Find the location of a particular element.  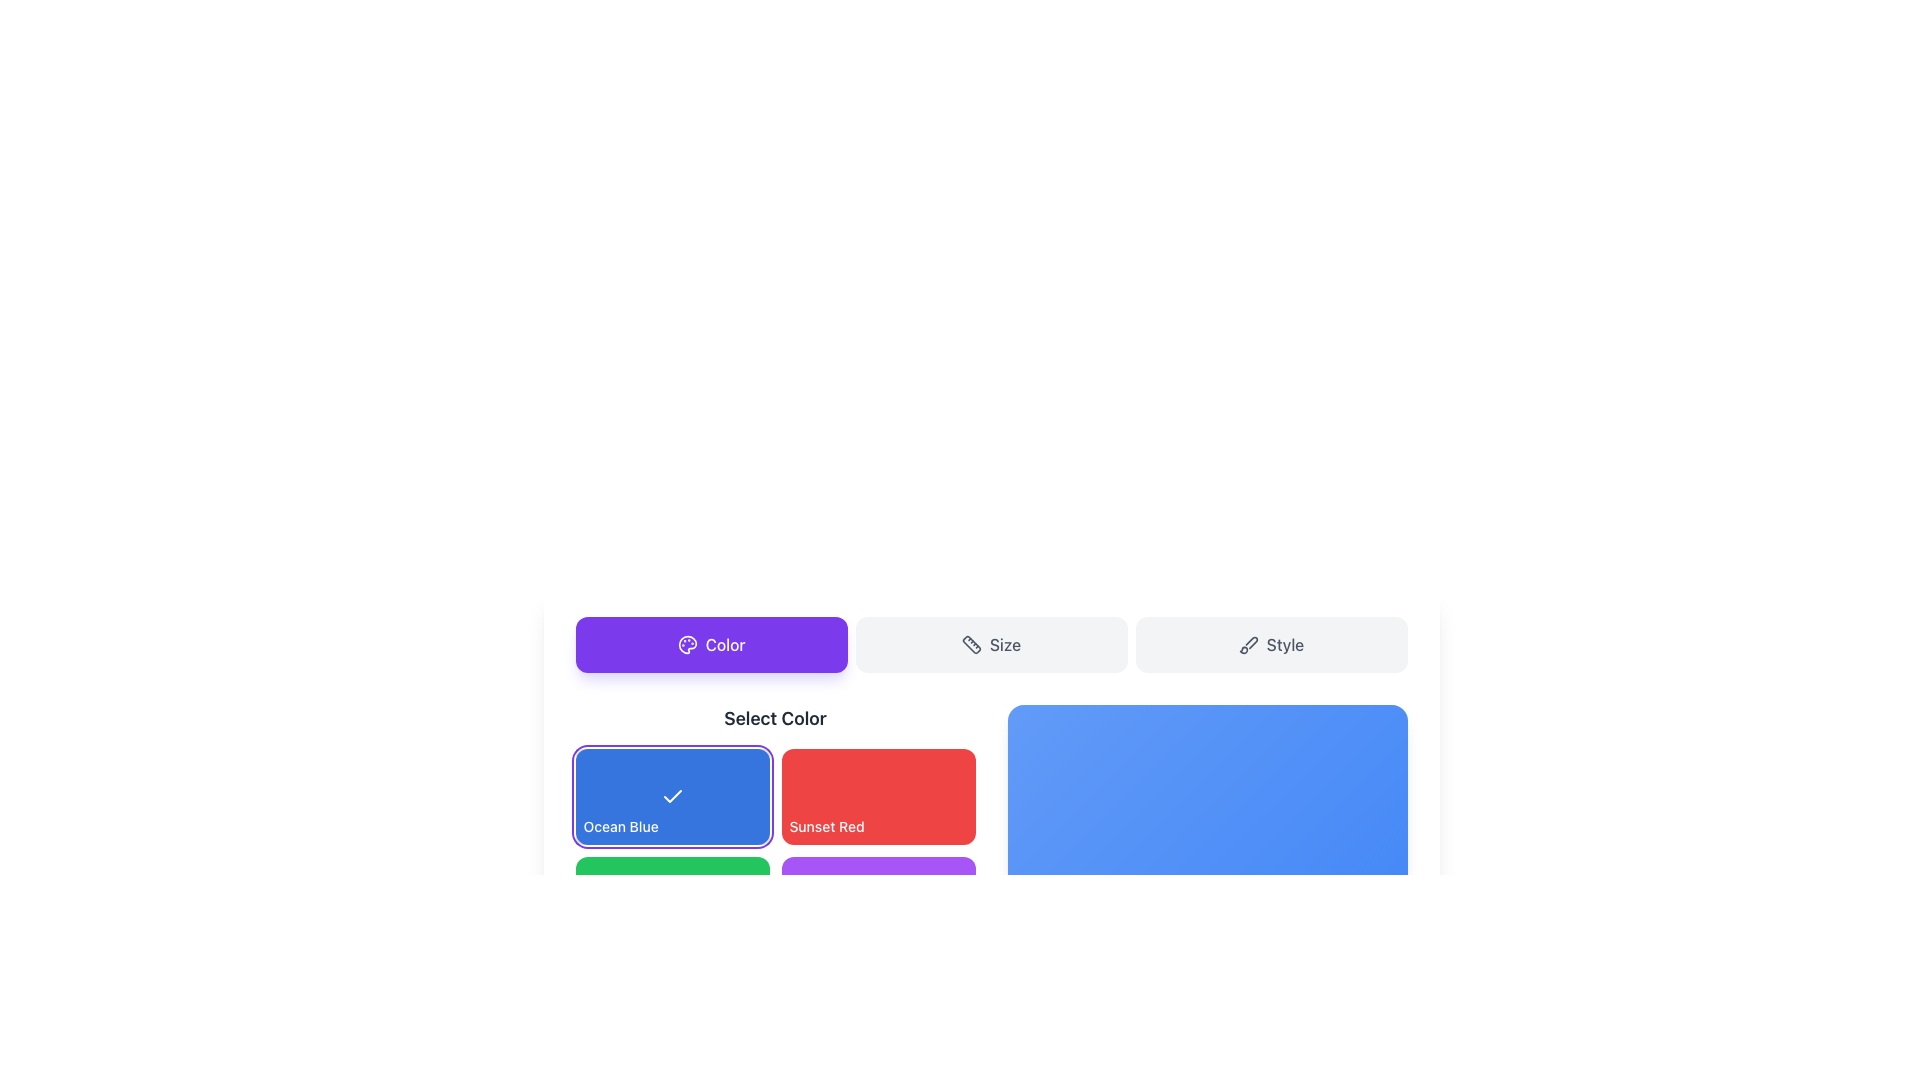

the button labeled 'Sunset Red' is located at coordinates (774, 829).